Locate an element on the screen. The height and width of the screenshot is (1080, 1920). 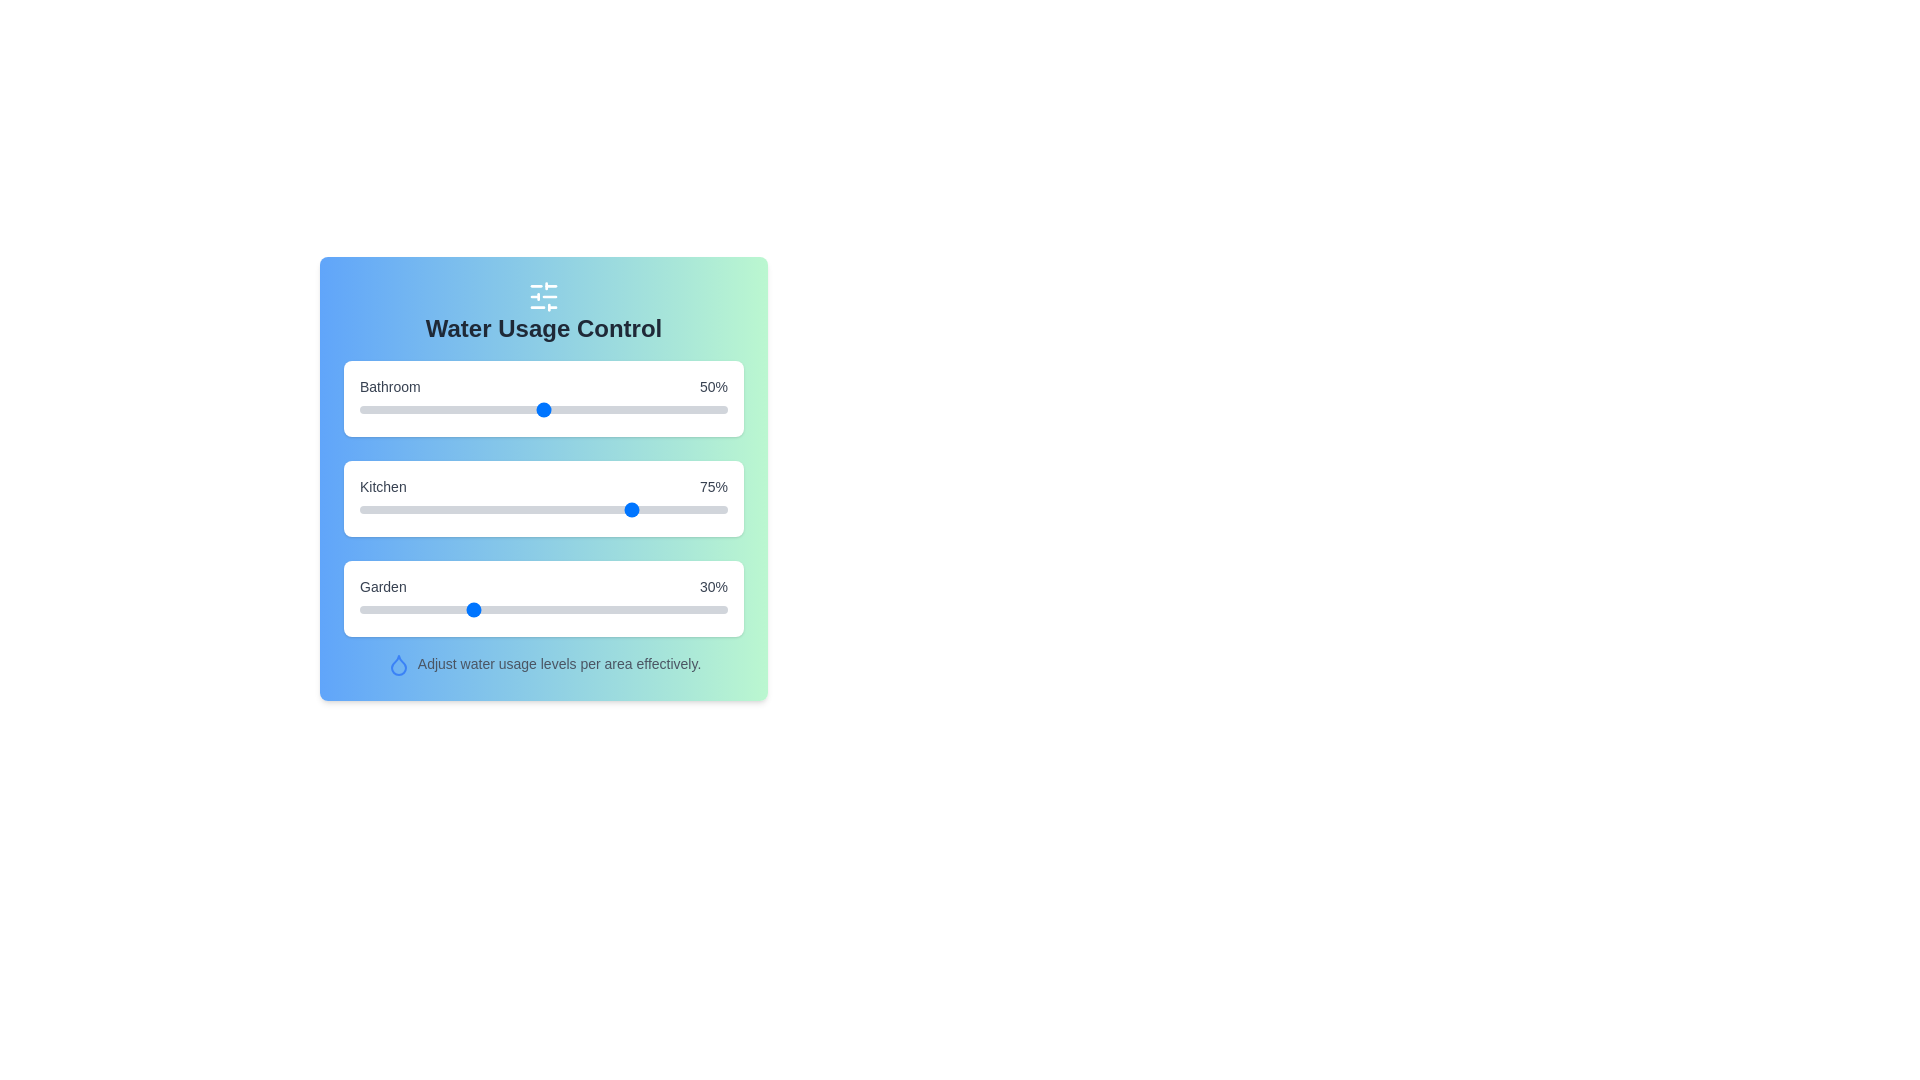
the Bathroom usage slider to 24% is located at coordinates (447, 408).